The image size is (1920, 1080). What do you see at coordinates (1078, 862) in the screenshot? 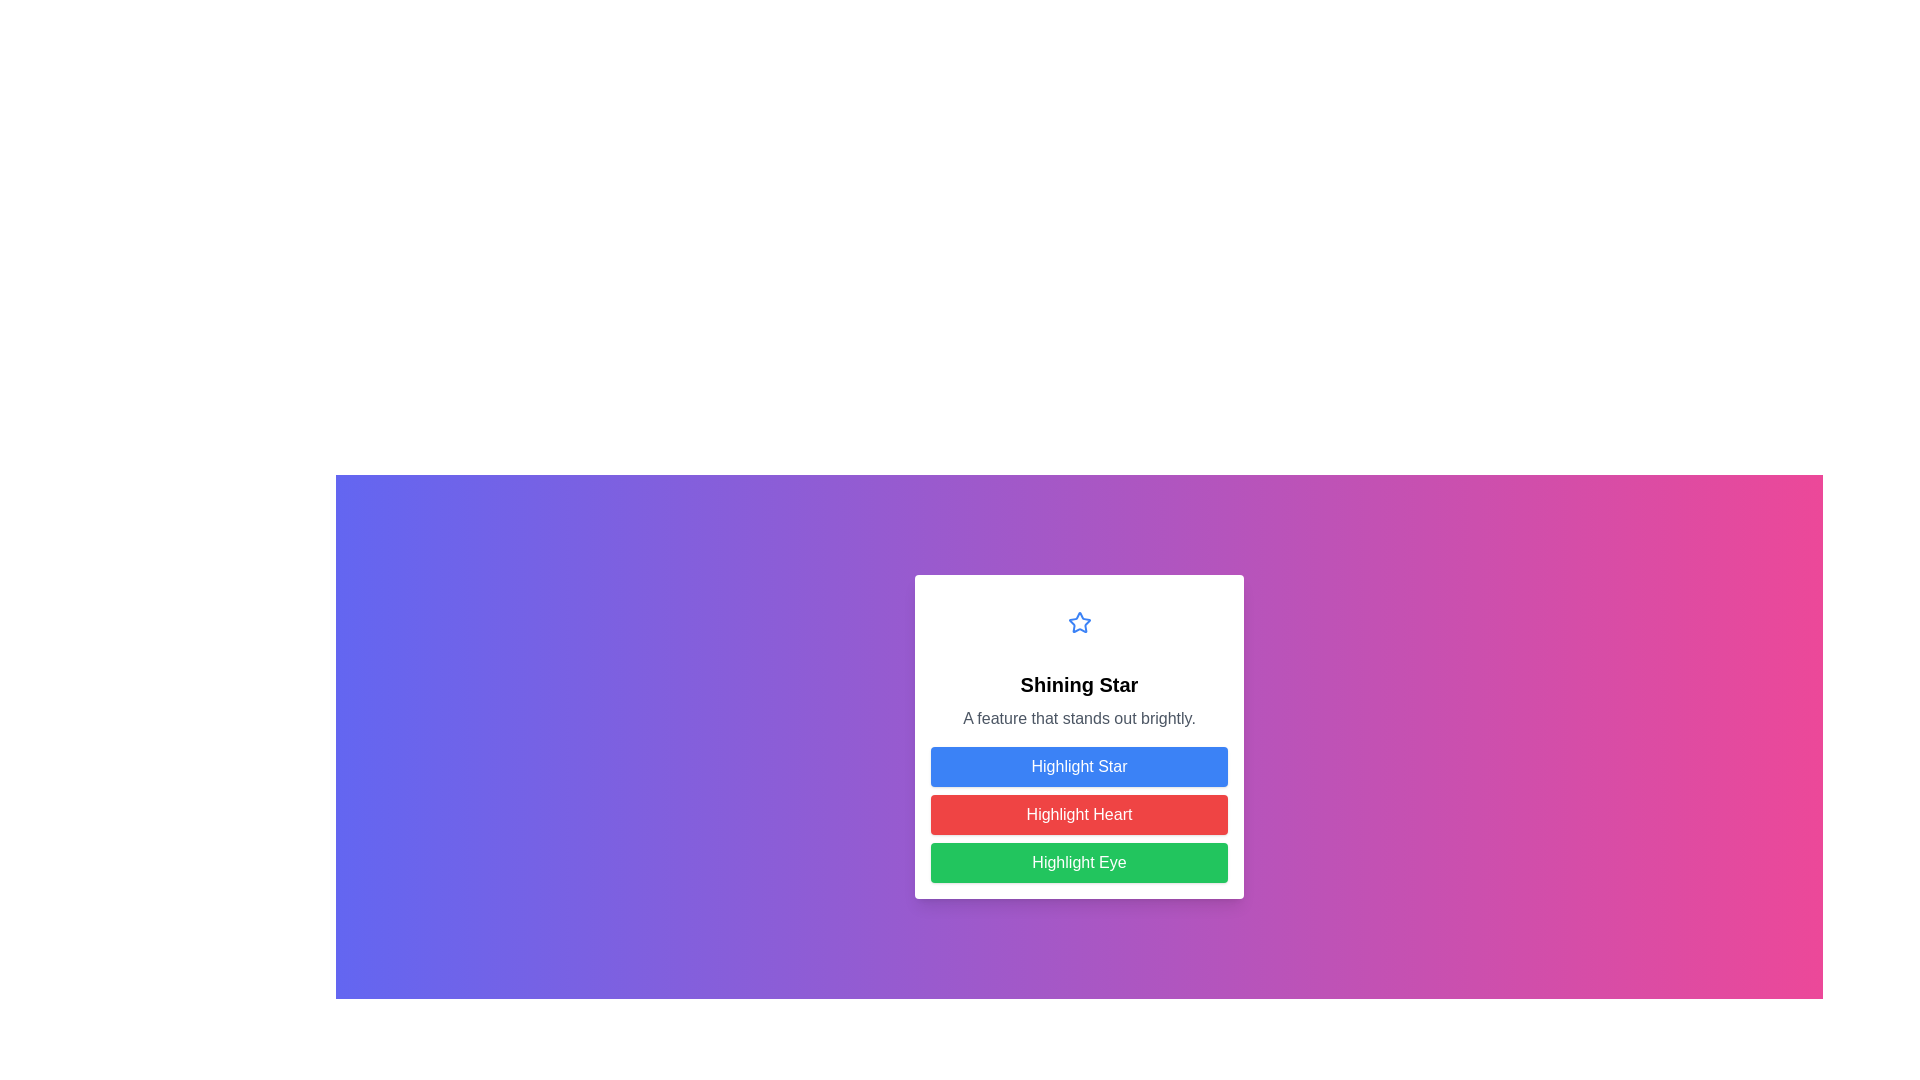
I see `the 'Highlight Eye' button, which is a green rectangular button with rounded corners and white text, located below the 'Highlight Star' and 'Highlight Heart' buttons` at bounding box center [1078, 862].